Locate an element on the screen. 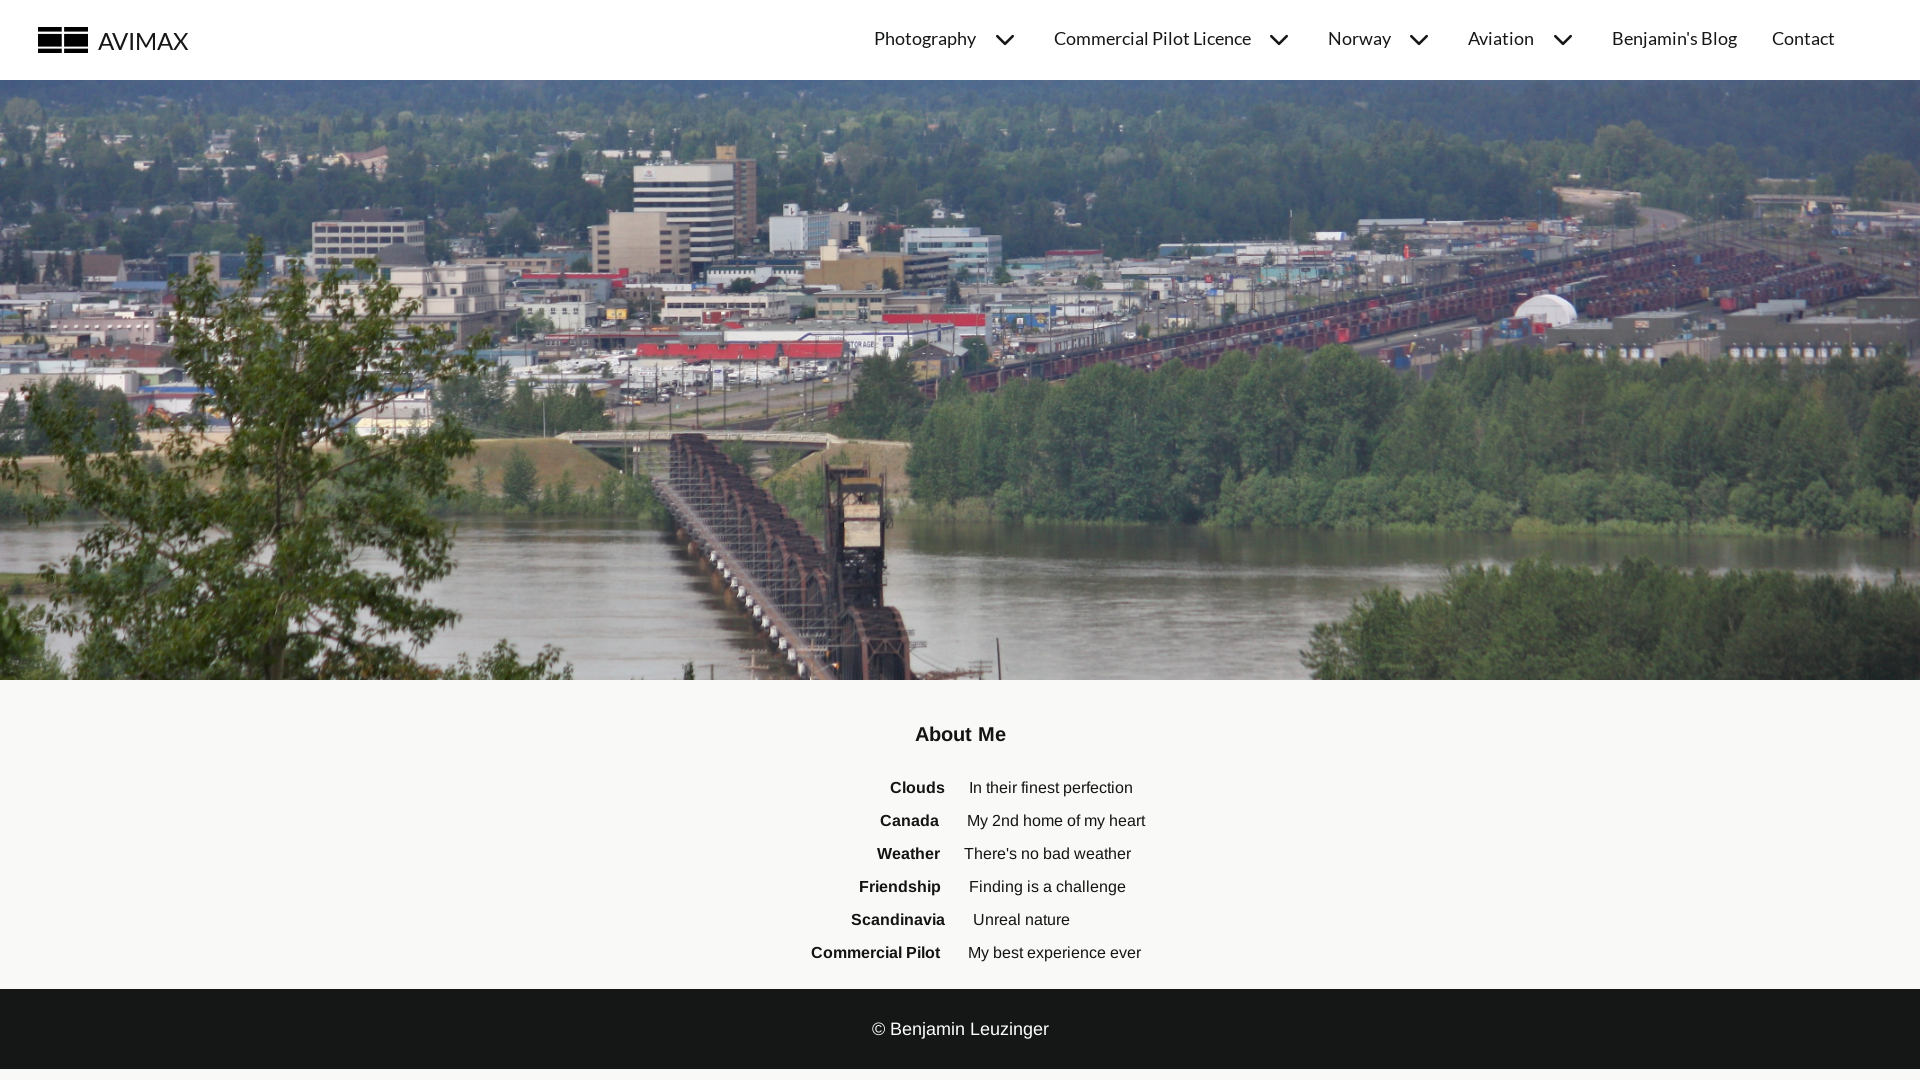 The height and width of the screenshot is (1080, 1920). 'Benjamin's Blog' is located at coordinates (1674, 38).